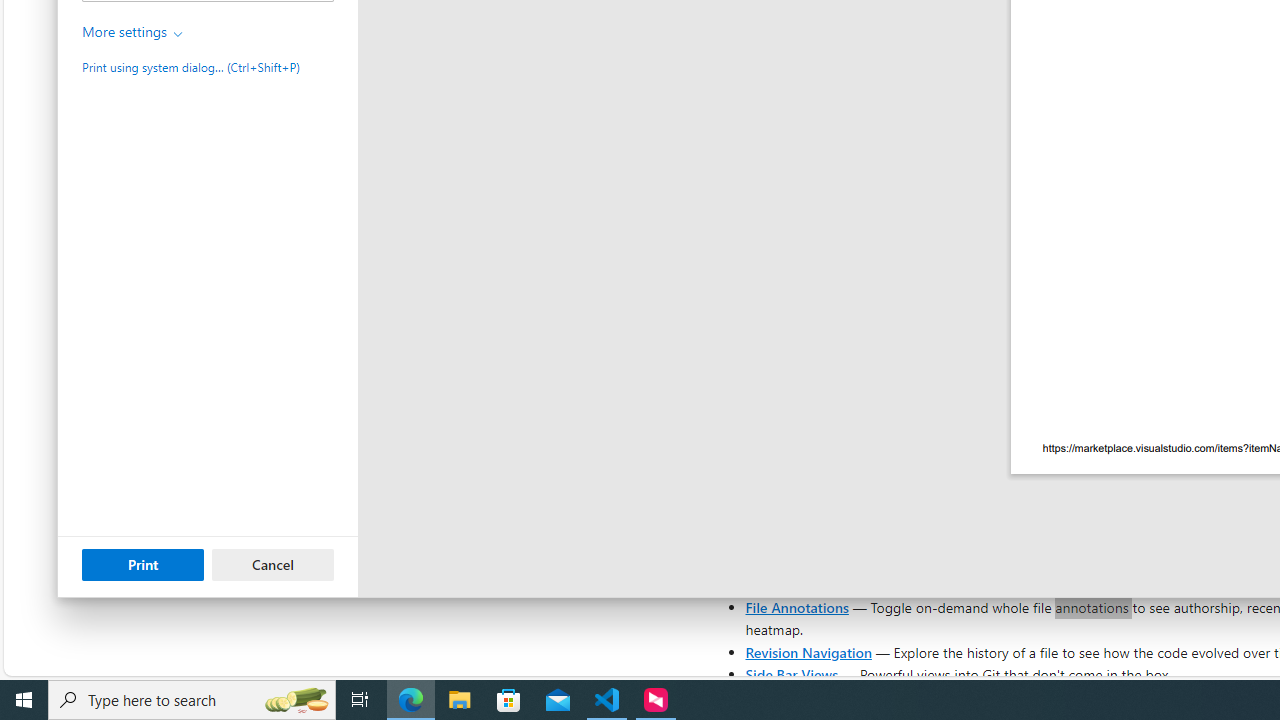 Image resolution: width=1280 pixels, height=720 pixels. What do you see at coordinates (272, 564) in the screenshot?
I see `'Cancel'` at bounding box center [272, 564].